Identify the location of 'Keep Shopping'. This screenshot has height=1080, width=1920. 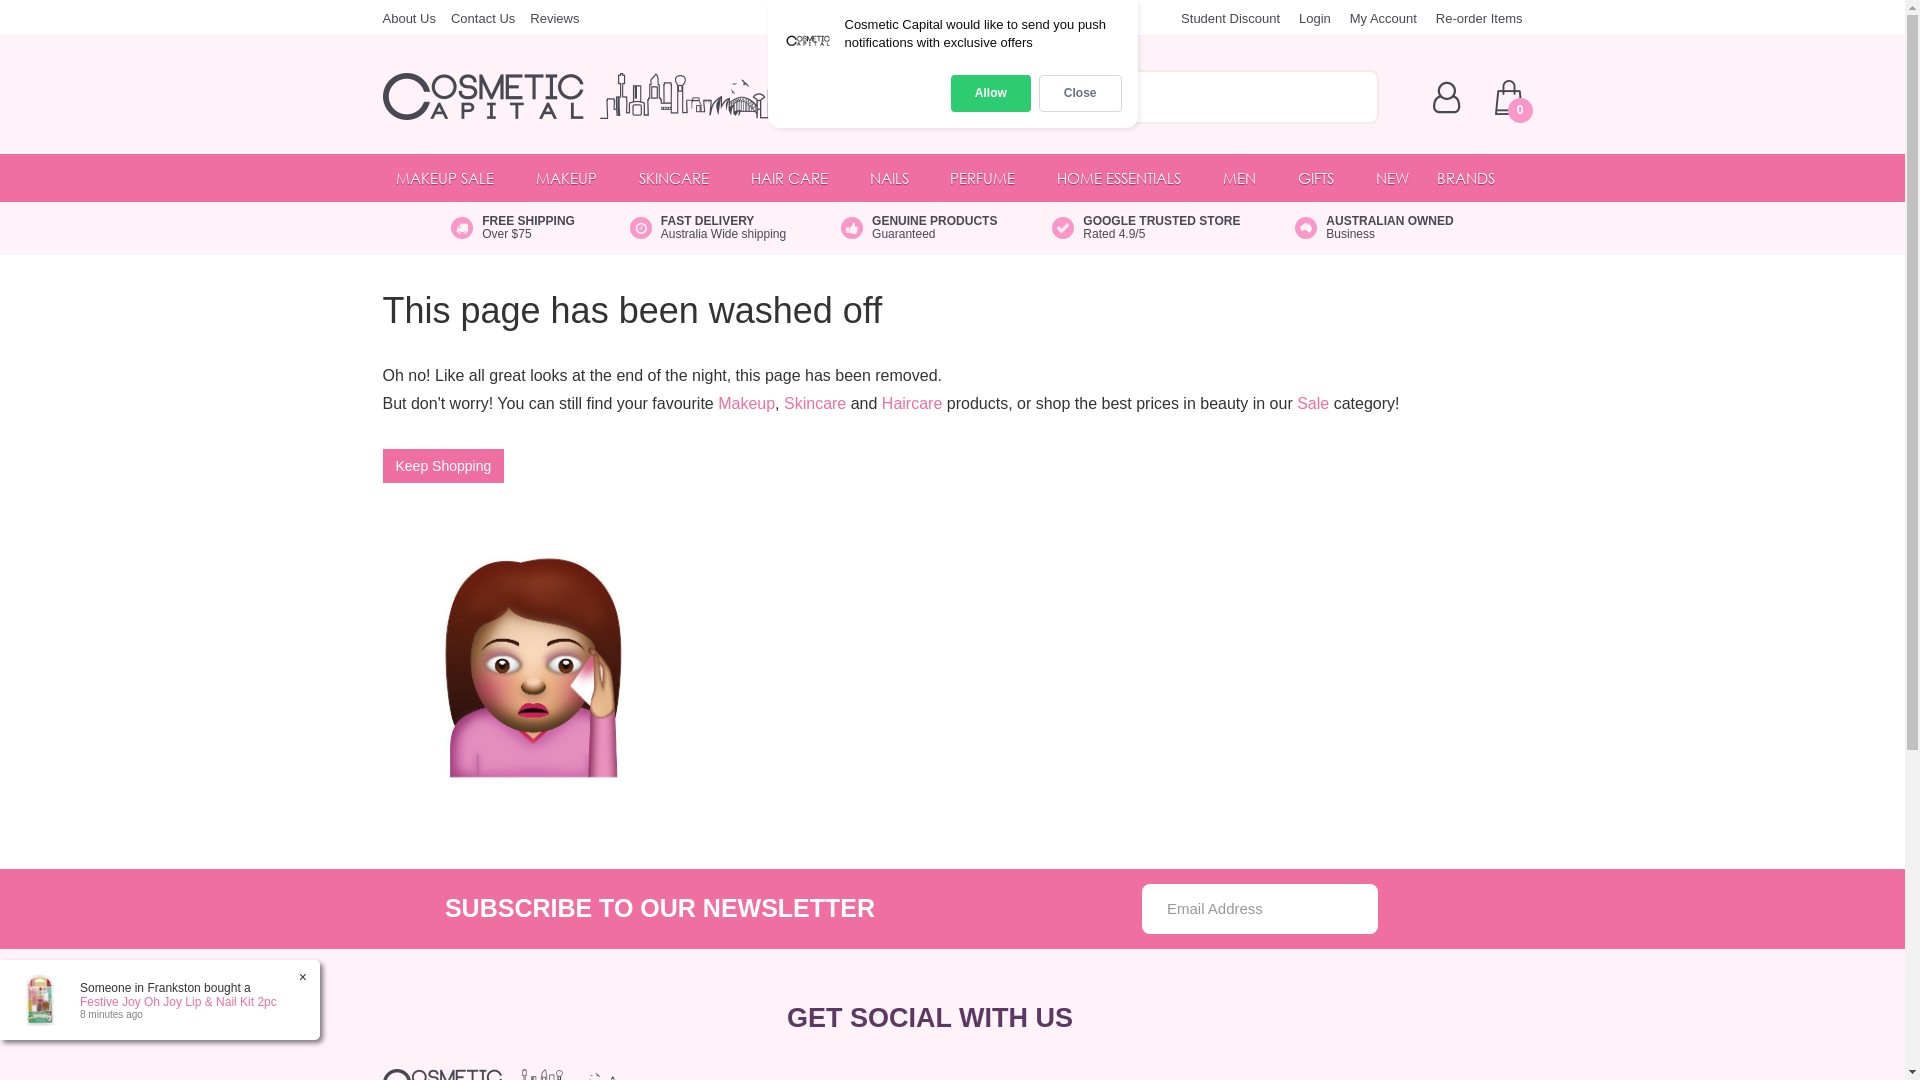
(382, 466).